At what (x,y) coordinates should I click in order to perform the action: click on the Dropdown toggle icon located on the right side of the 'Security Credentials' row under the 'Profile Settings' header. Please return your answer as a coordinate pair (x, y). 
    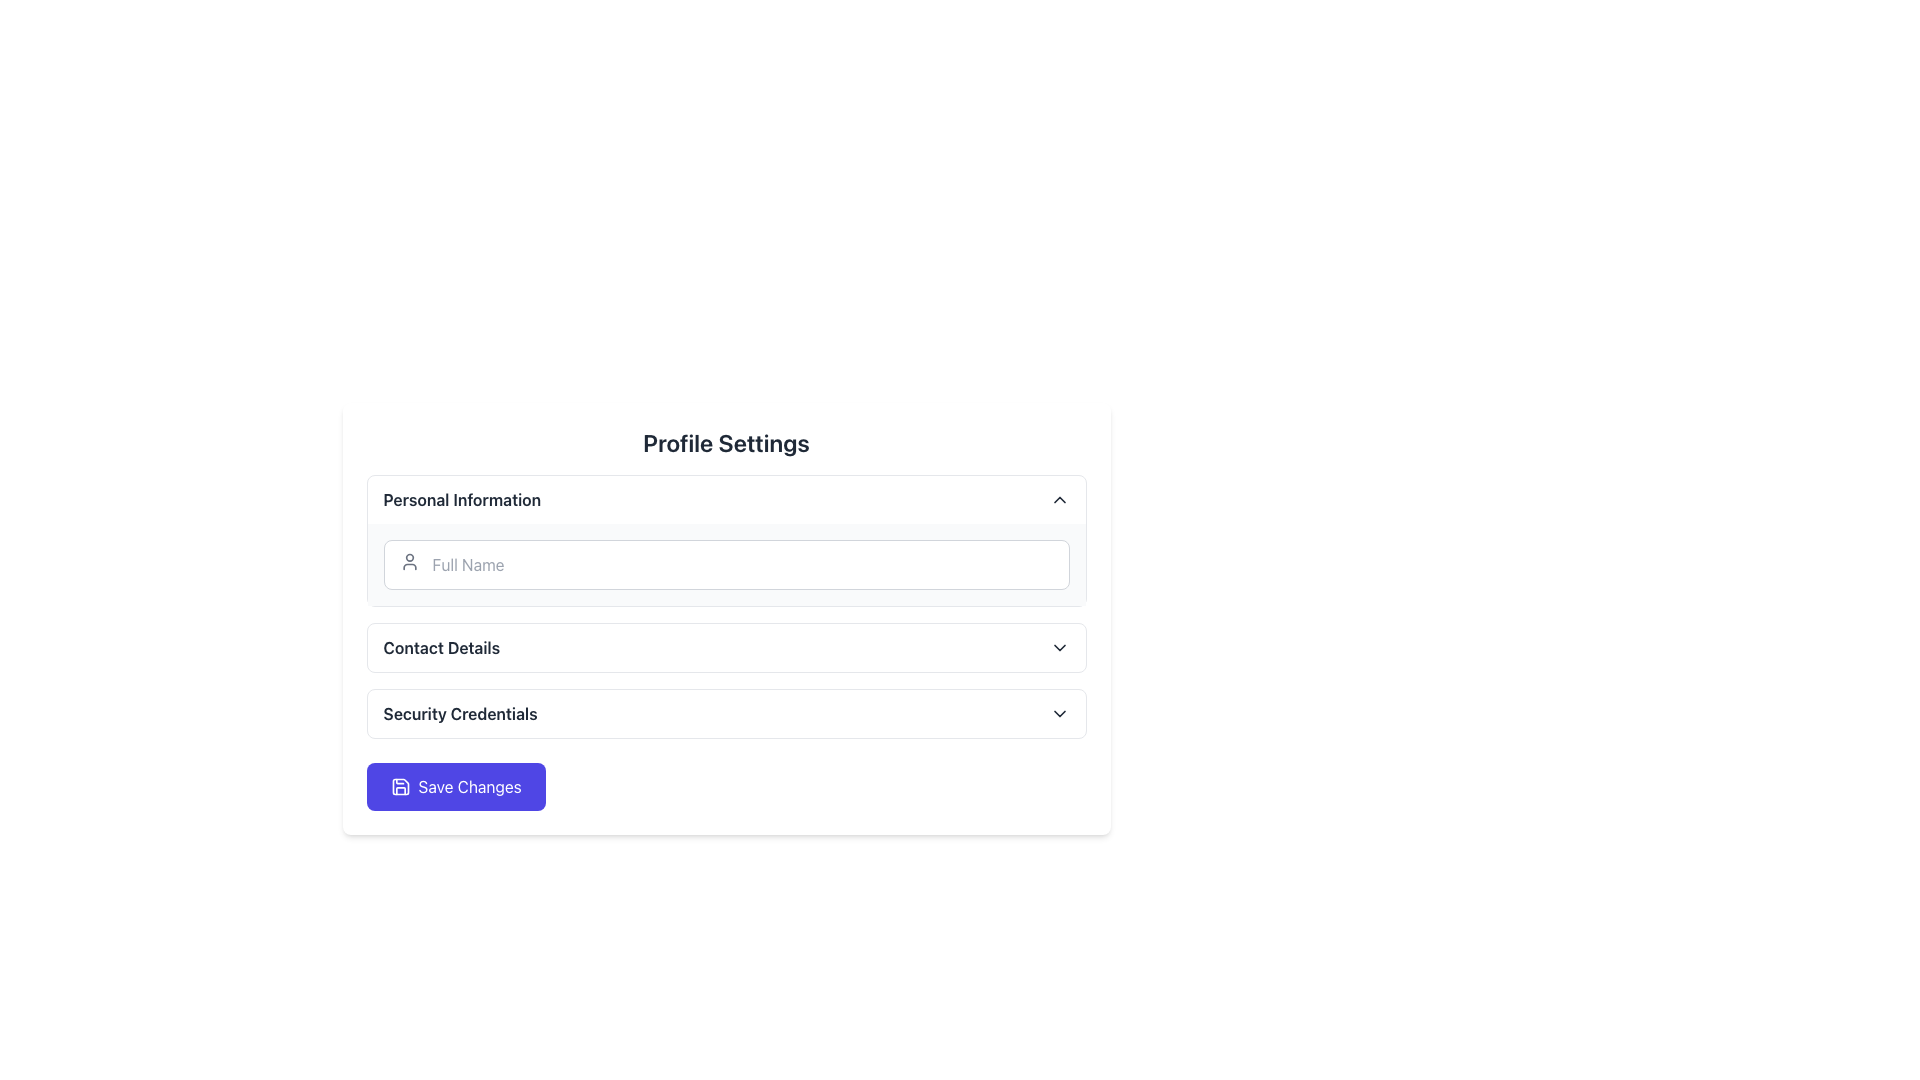
    Looking at the image, I should click on (1058, 712).